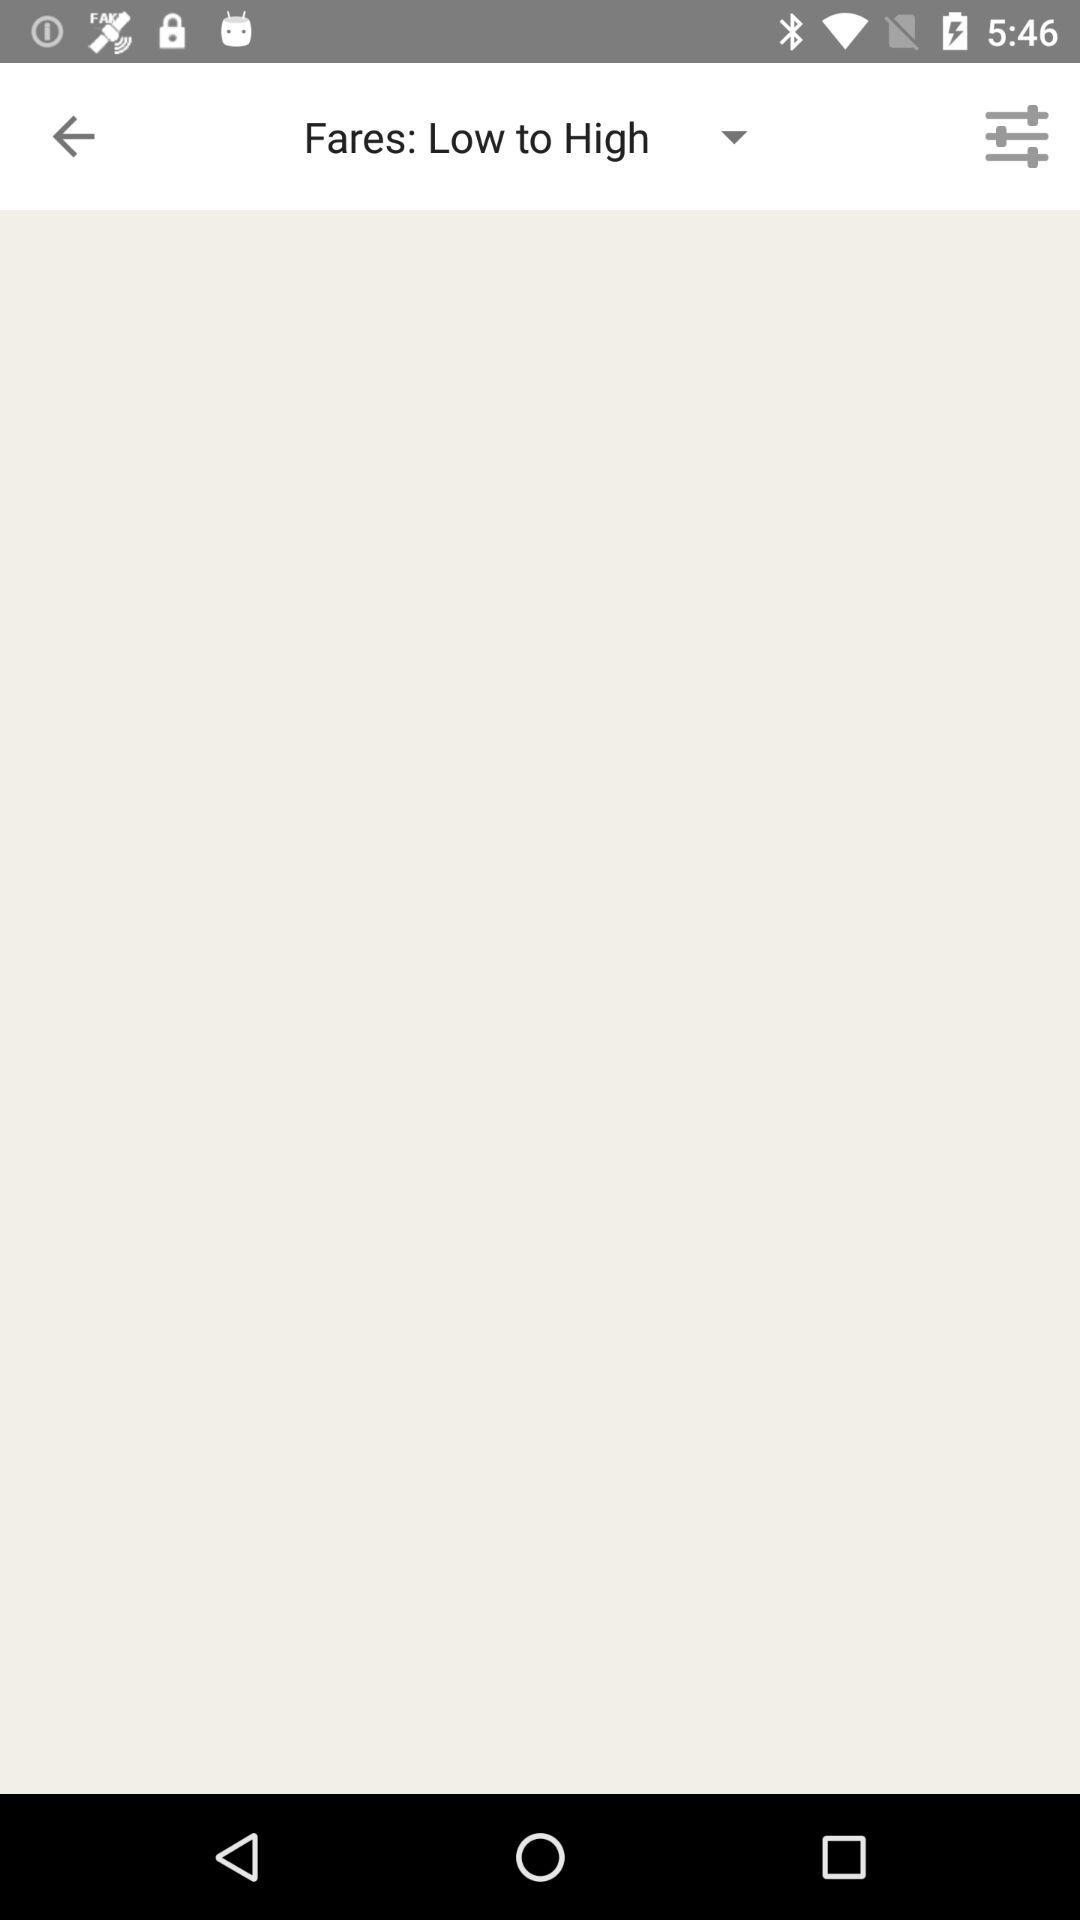 The height and width of the screenshot is (1920, 1080). Describe the element at coordinates (1017, 135) in the screenshot. I see `item at the top right corner` at that location.